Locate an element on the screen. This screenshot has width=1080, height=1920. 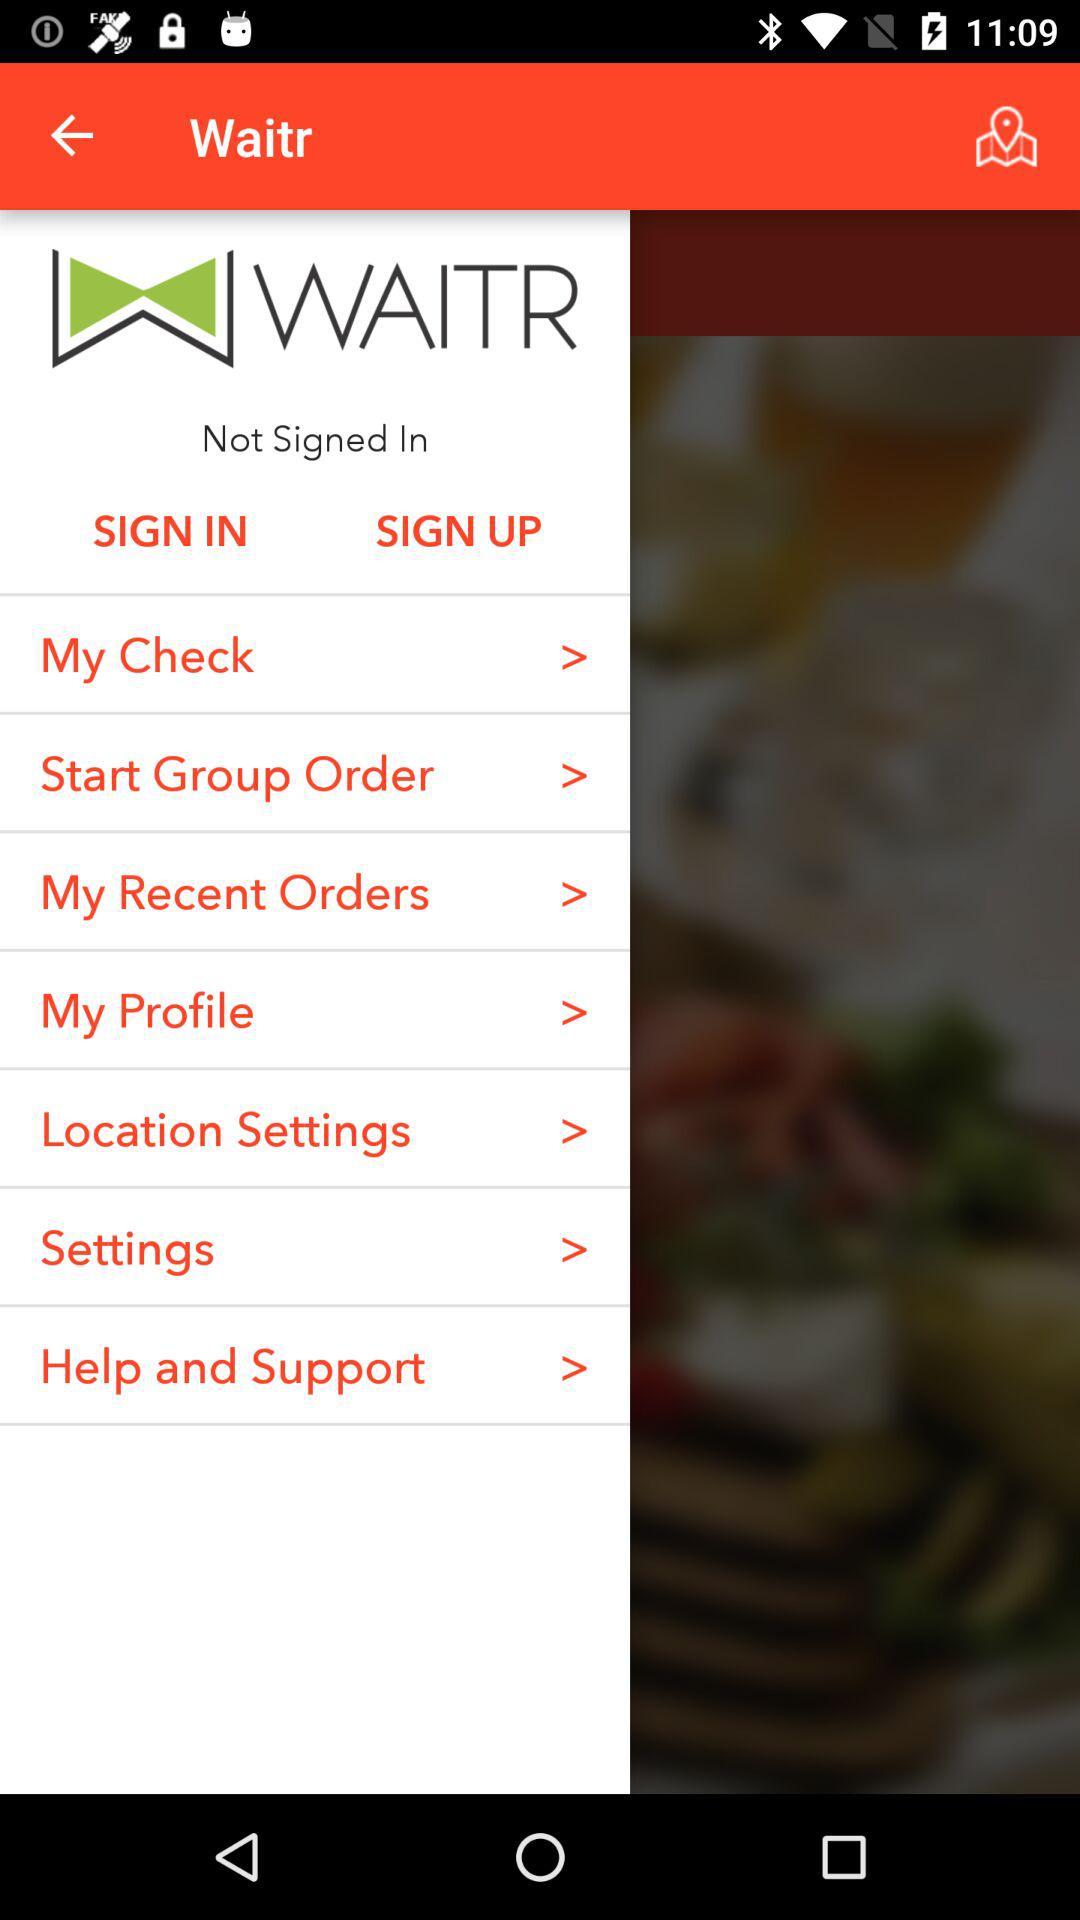
item above the > is located at coordinates (574, 653).